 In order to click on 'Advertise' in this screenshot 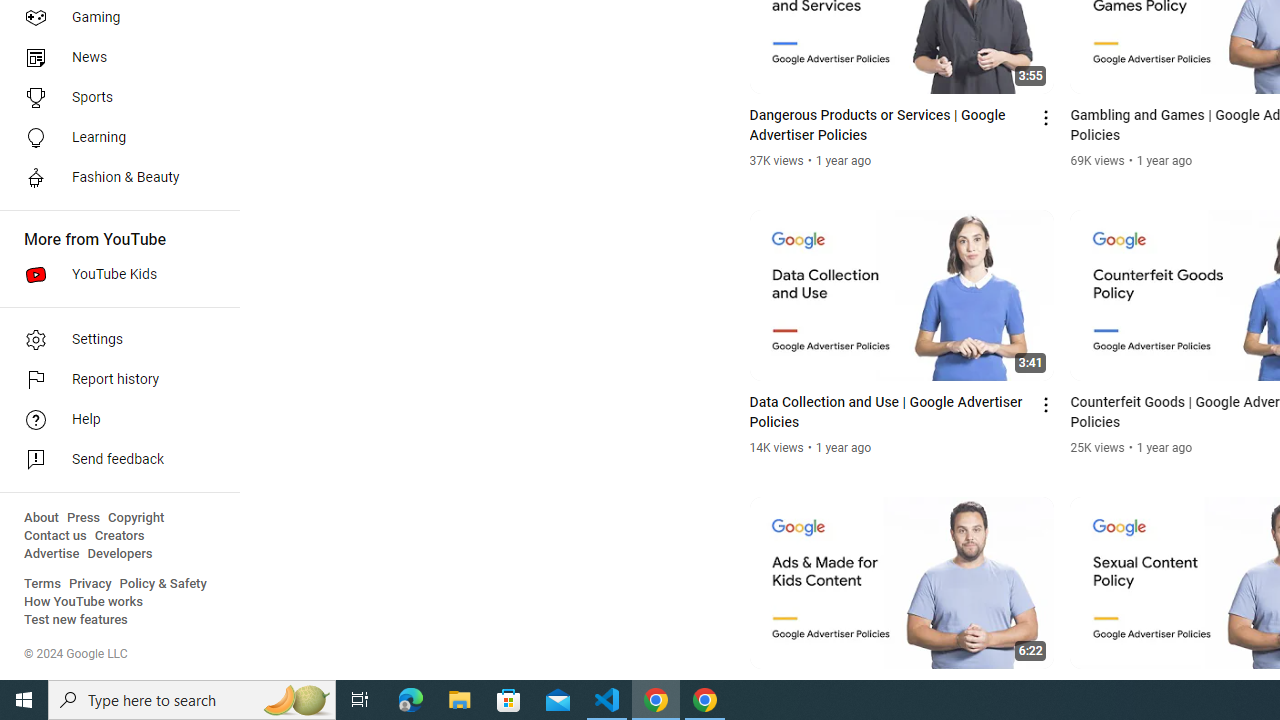, I will do `click(51, 554)`.